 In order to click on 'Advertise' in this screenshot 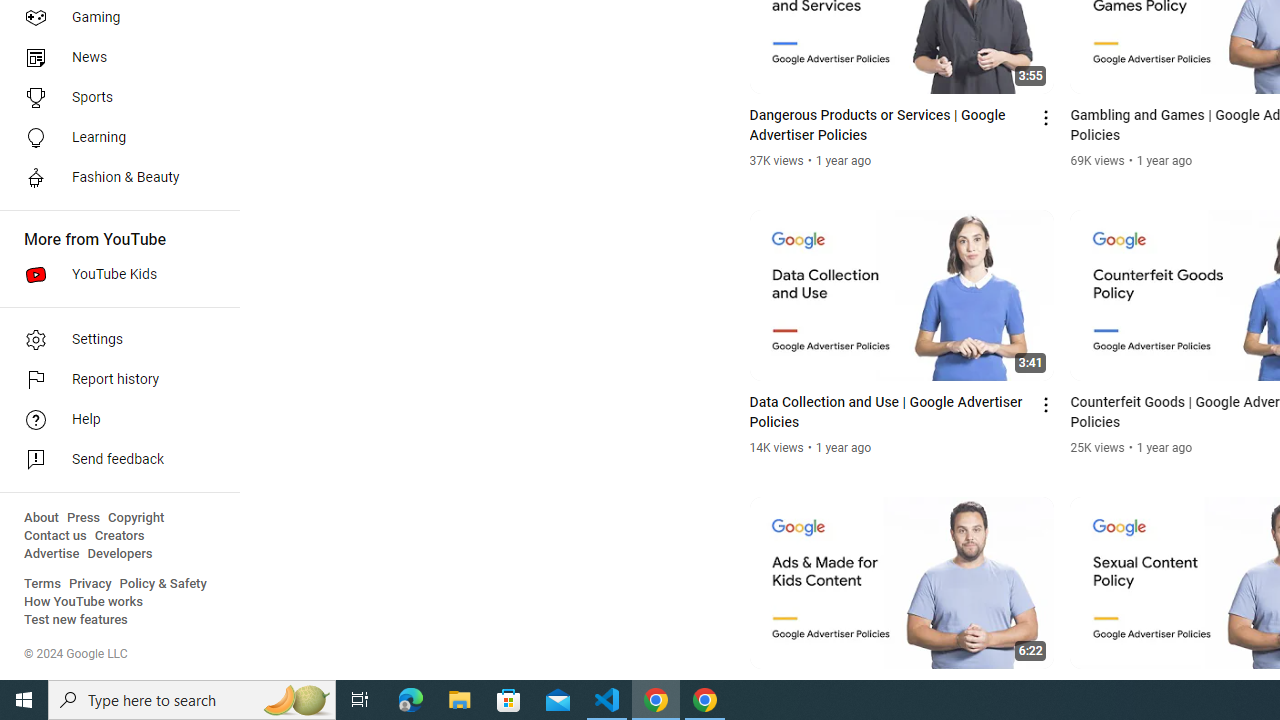, I will do `click(51, 554)`.